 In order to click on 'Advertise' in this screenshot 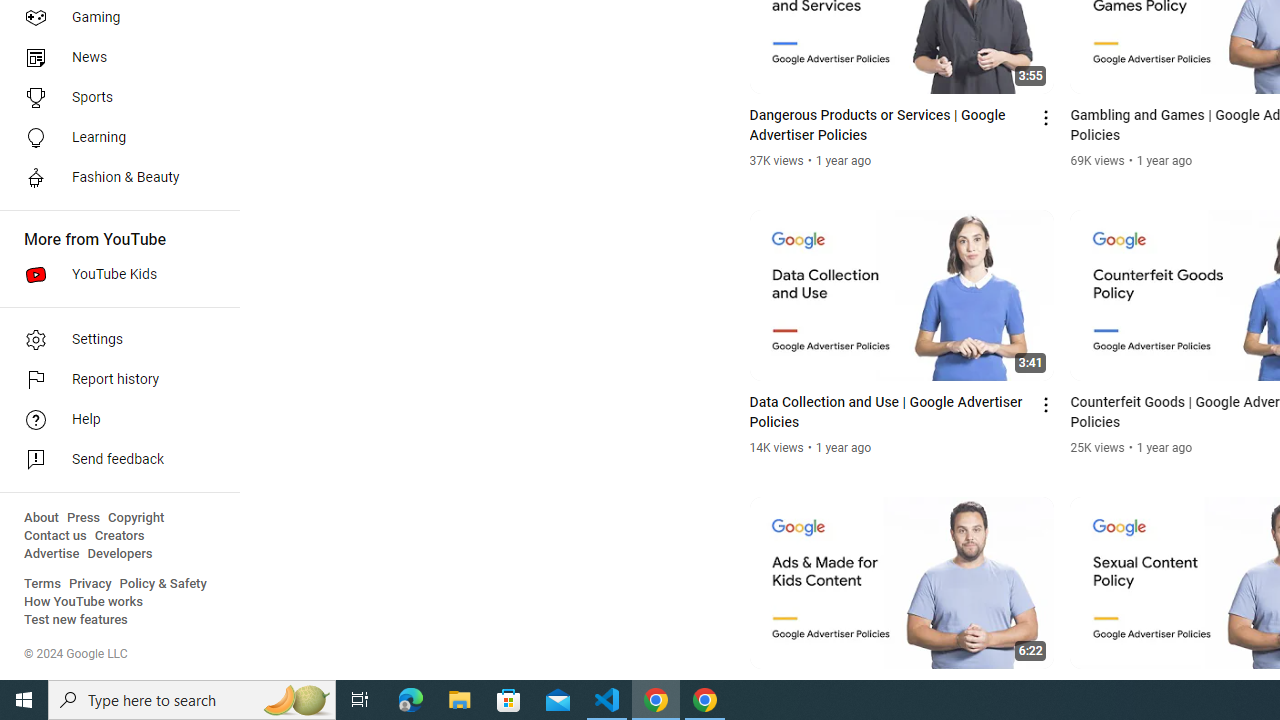, I will do `click(51, 554)`.